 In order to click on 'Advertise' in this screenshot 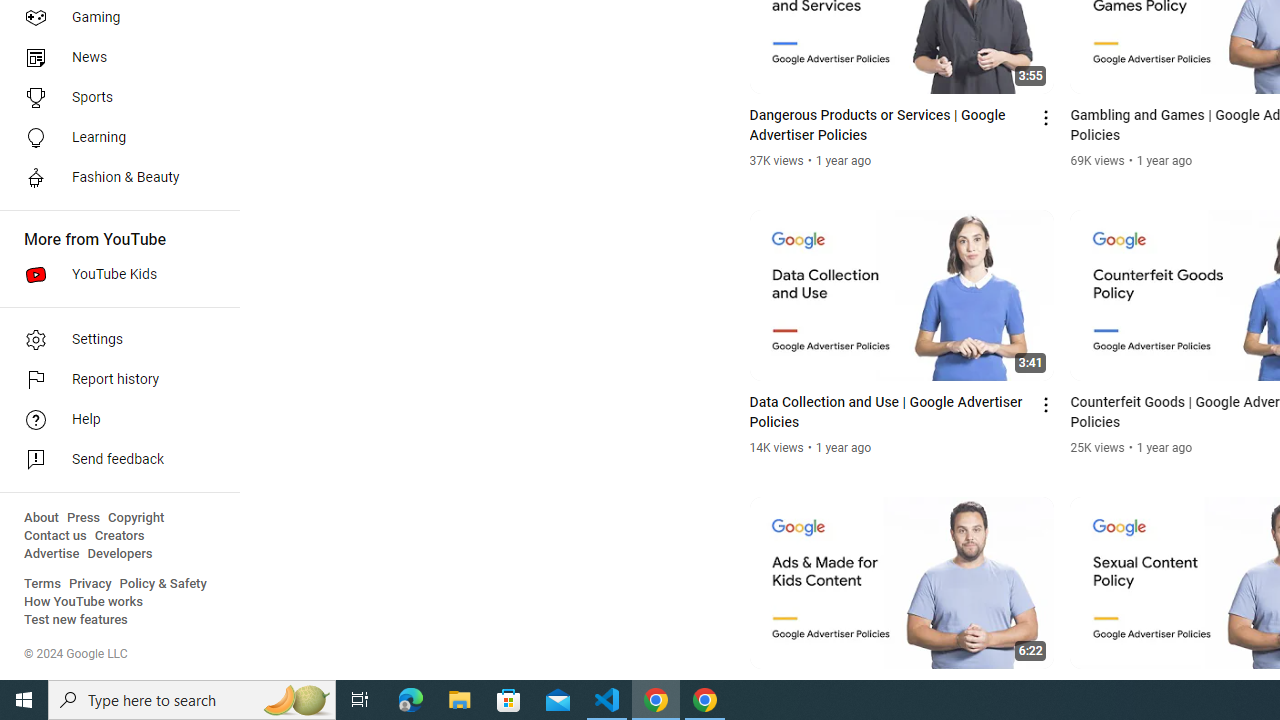, I will do `click(51, 554)`.